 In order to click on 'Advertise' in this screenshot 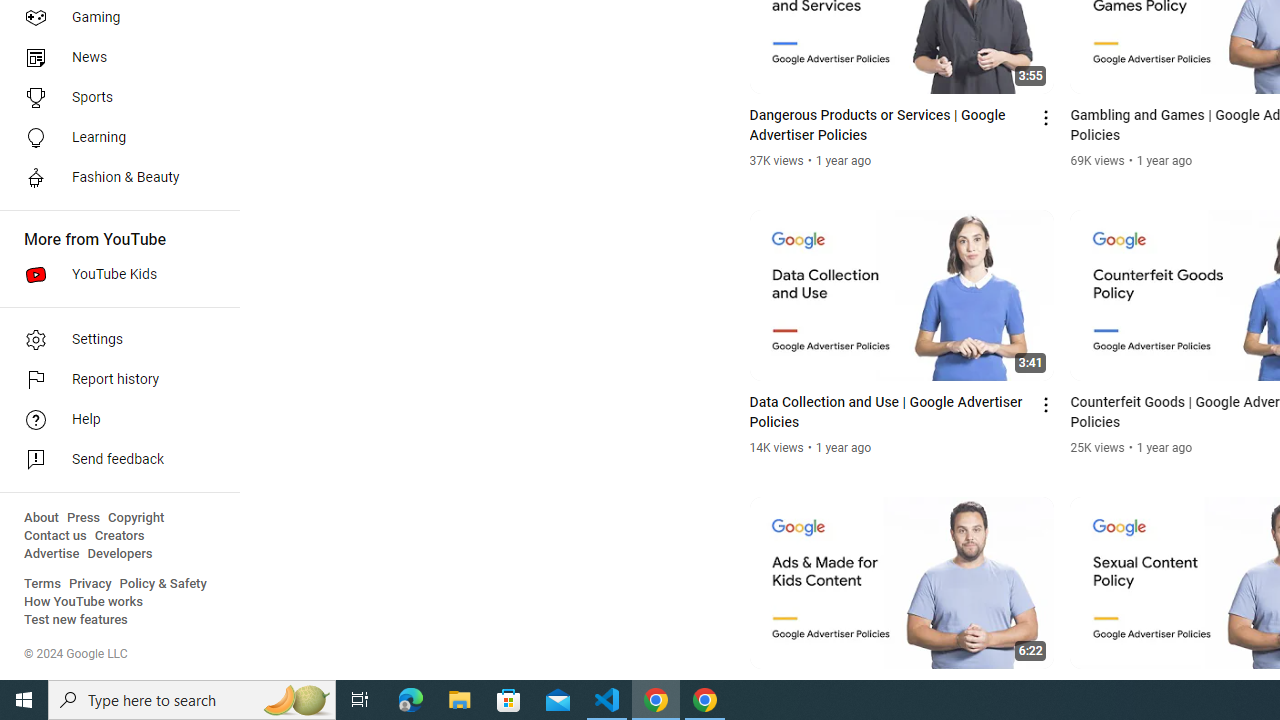, I will do `click(51, 554)`.